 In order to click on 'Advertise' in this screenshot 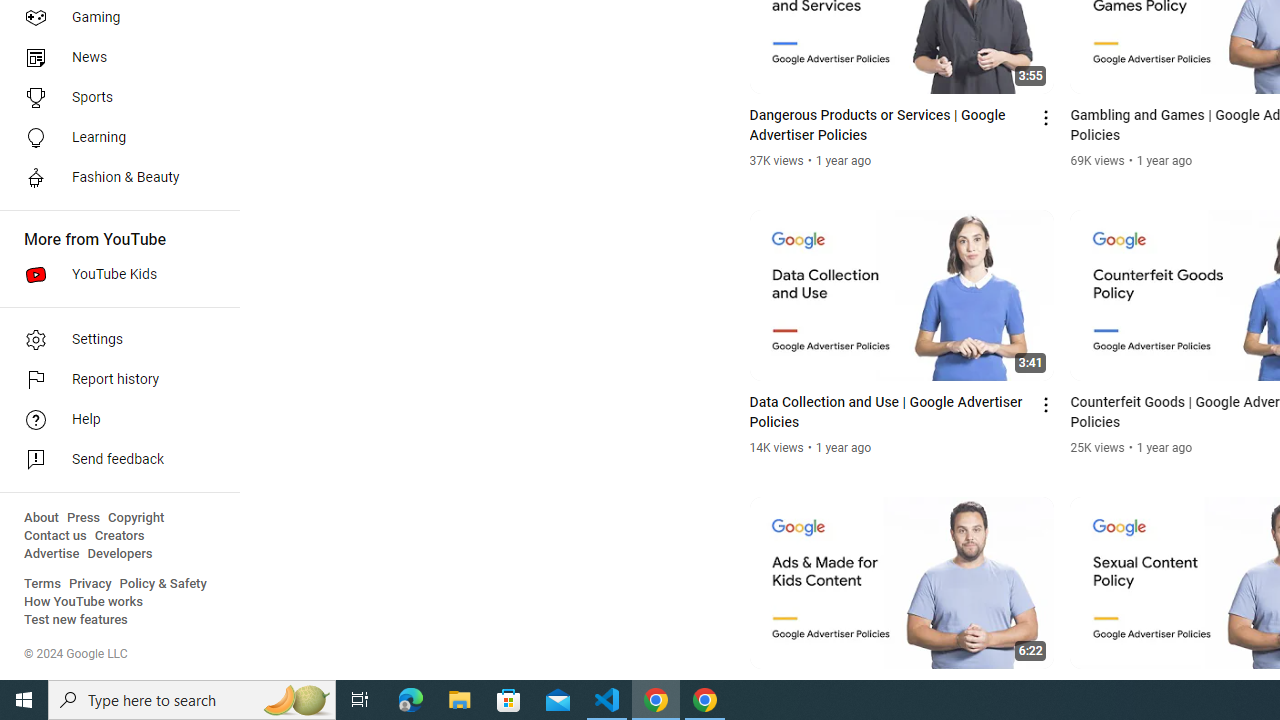, I will do `click(51, 554)`.